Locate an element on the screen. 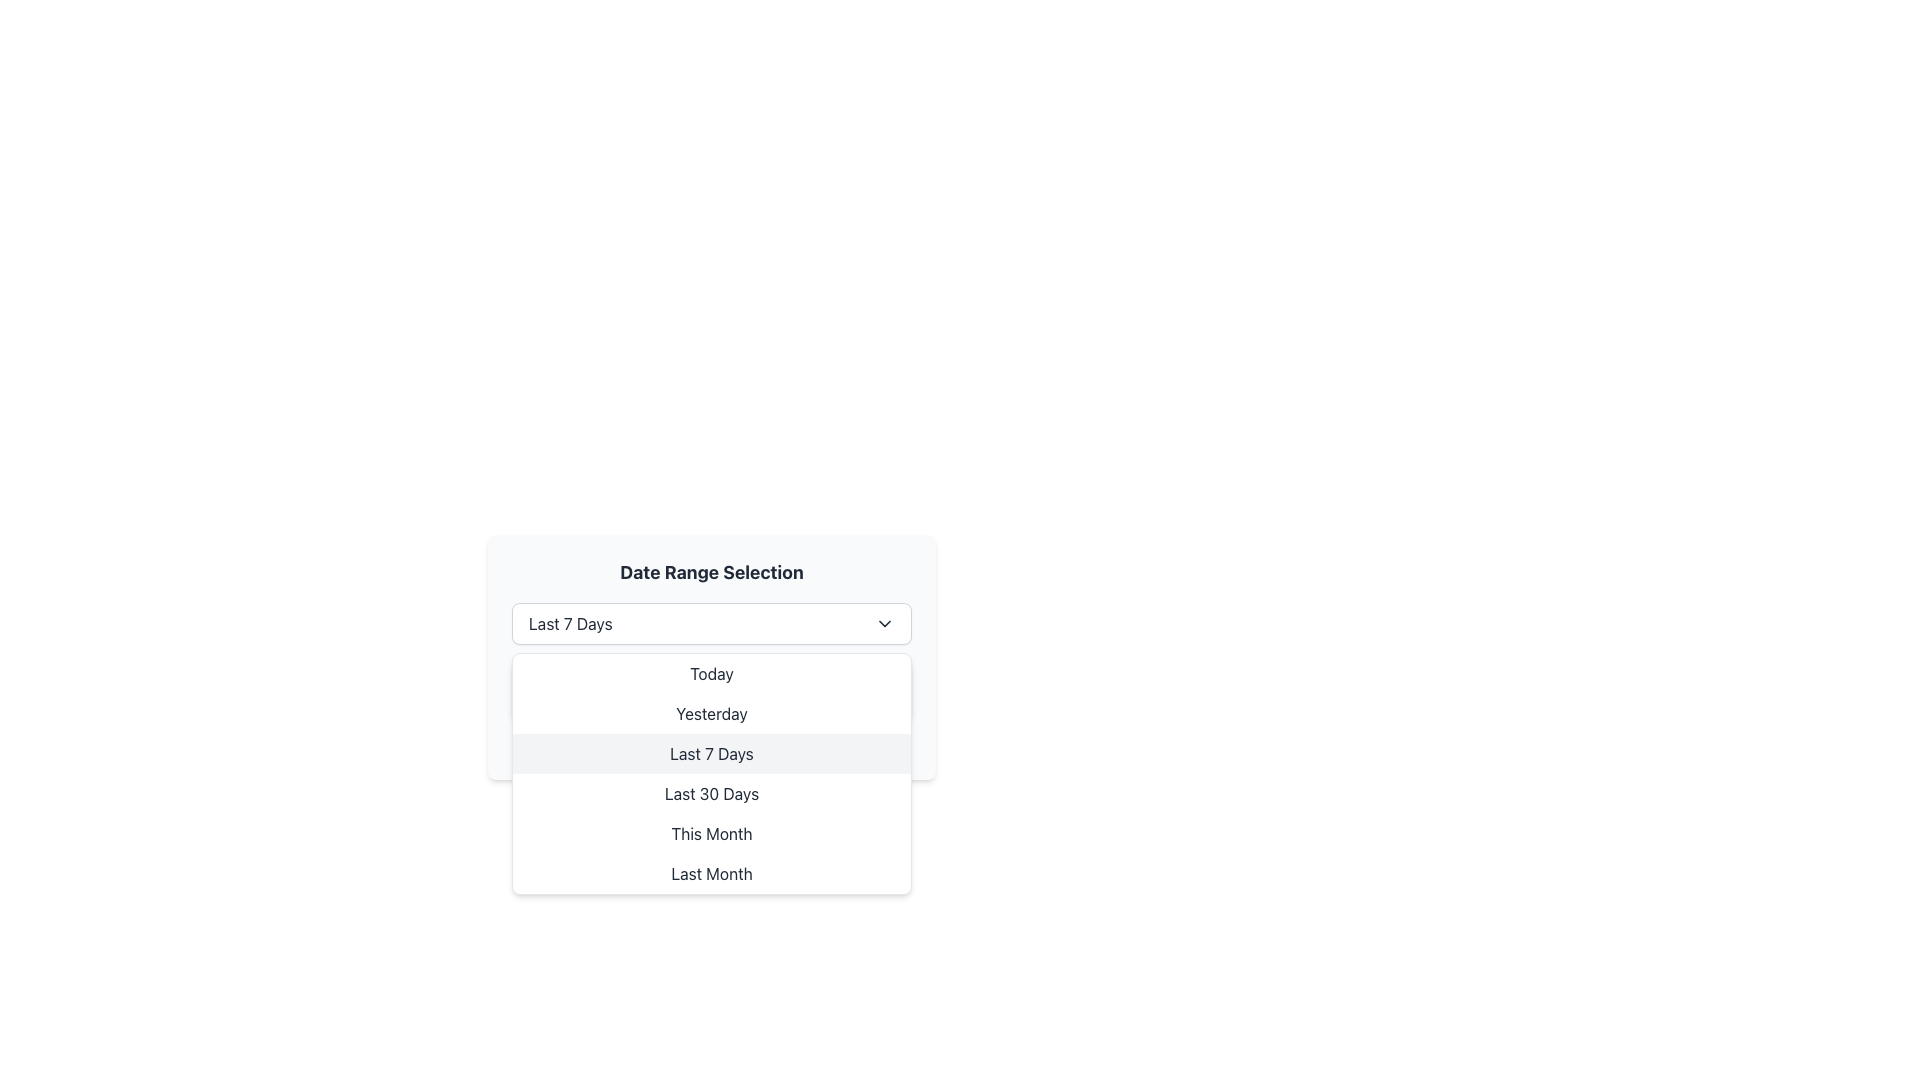  the third option in the dropdown menu located below the 'Last 7 Days' dropdown control is located at coordinates (711, 773).